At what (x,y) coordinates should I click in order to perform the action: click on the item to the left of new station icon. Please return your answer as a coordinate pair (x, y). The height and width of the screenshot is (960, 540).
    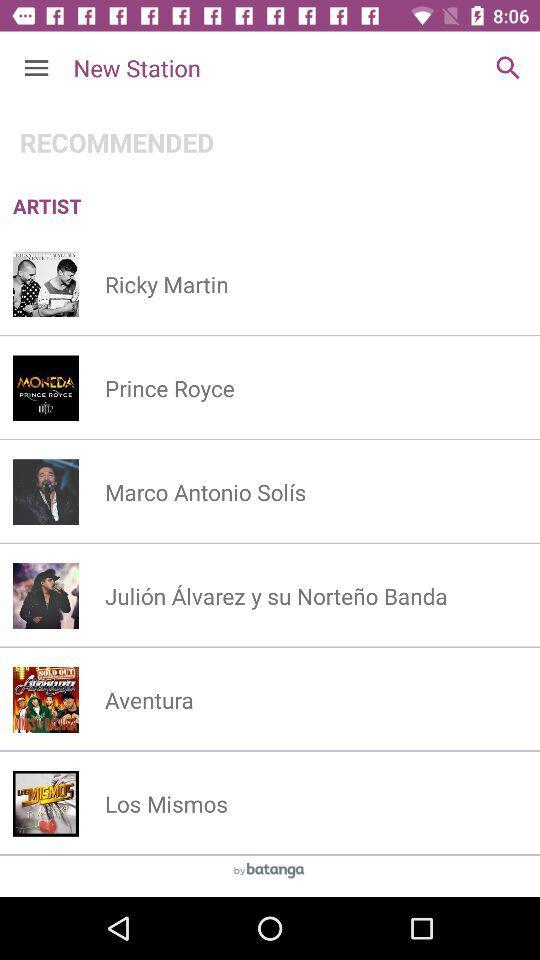
    Looking at the image, I should click on (36, 68).